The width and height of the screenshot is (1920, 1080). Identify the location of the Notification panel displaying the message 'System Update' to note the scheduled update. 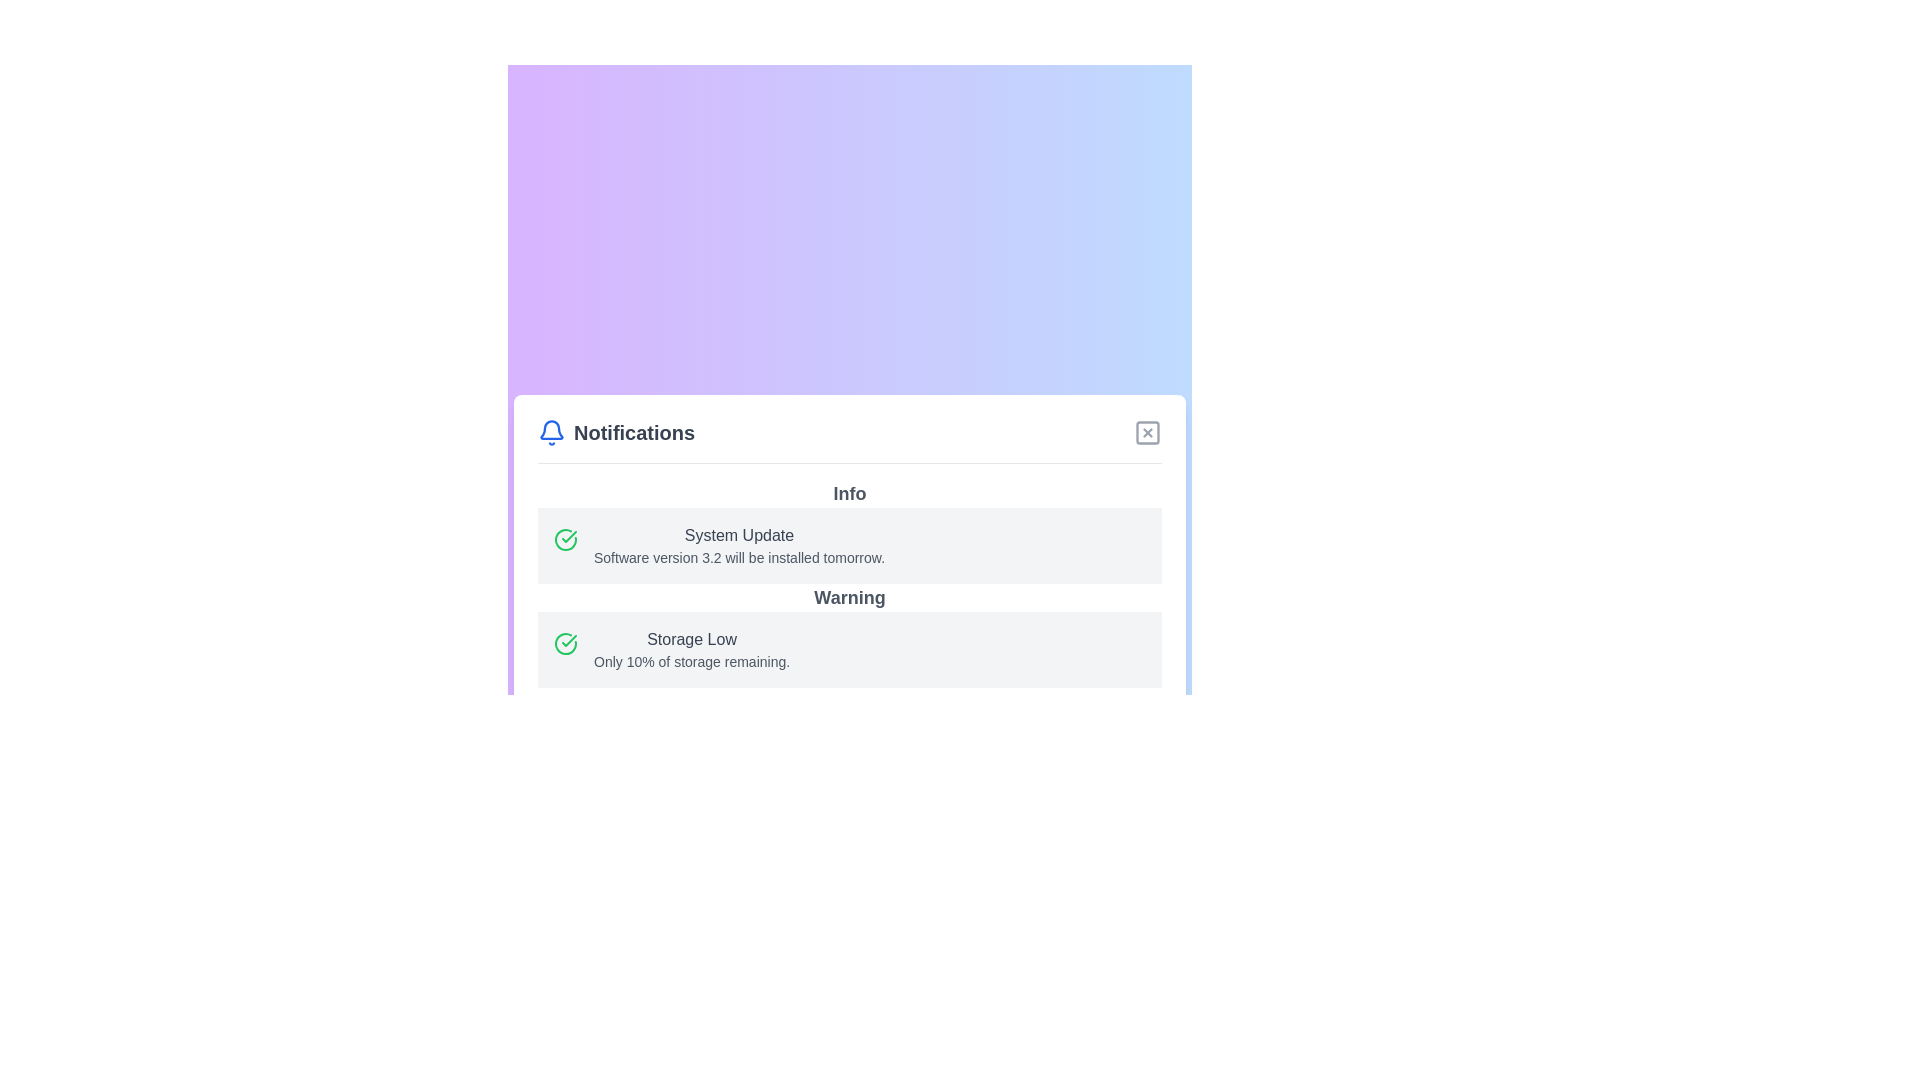
(849, 544).